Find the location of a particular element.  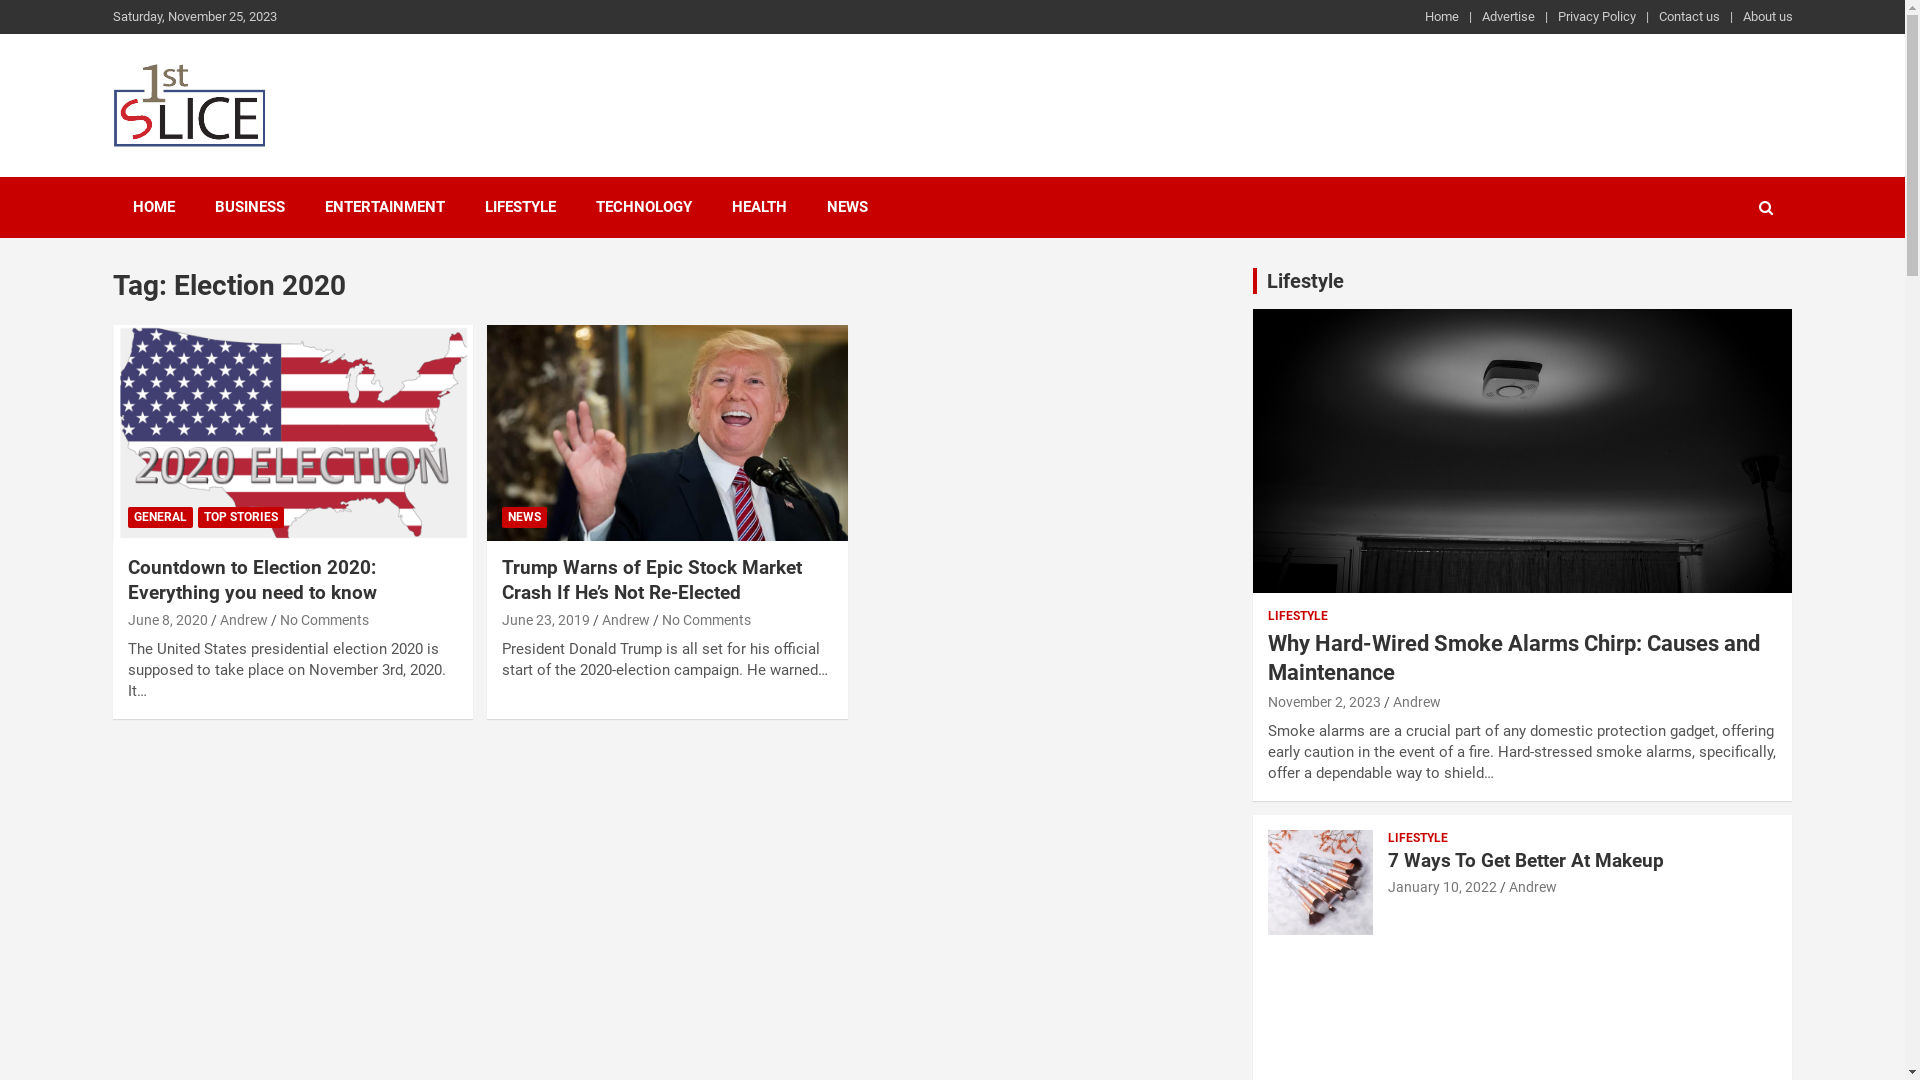

'Countdown to Election 2020: Everything you need to know' is located at coordinates (290, 431).